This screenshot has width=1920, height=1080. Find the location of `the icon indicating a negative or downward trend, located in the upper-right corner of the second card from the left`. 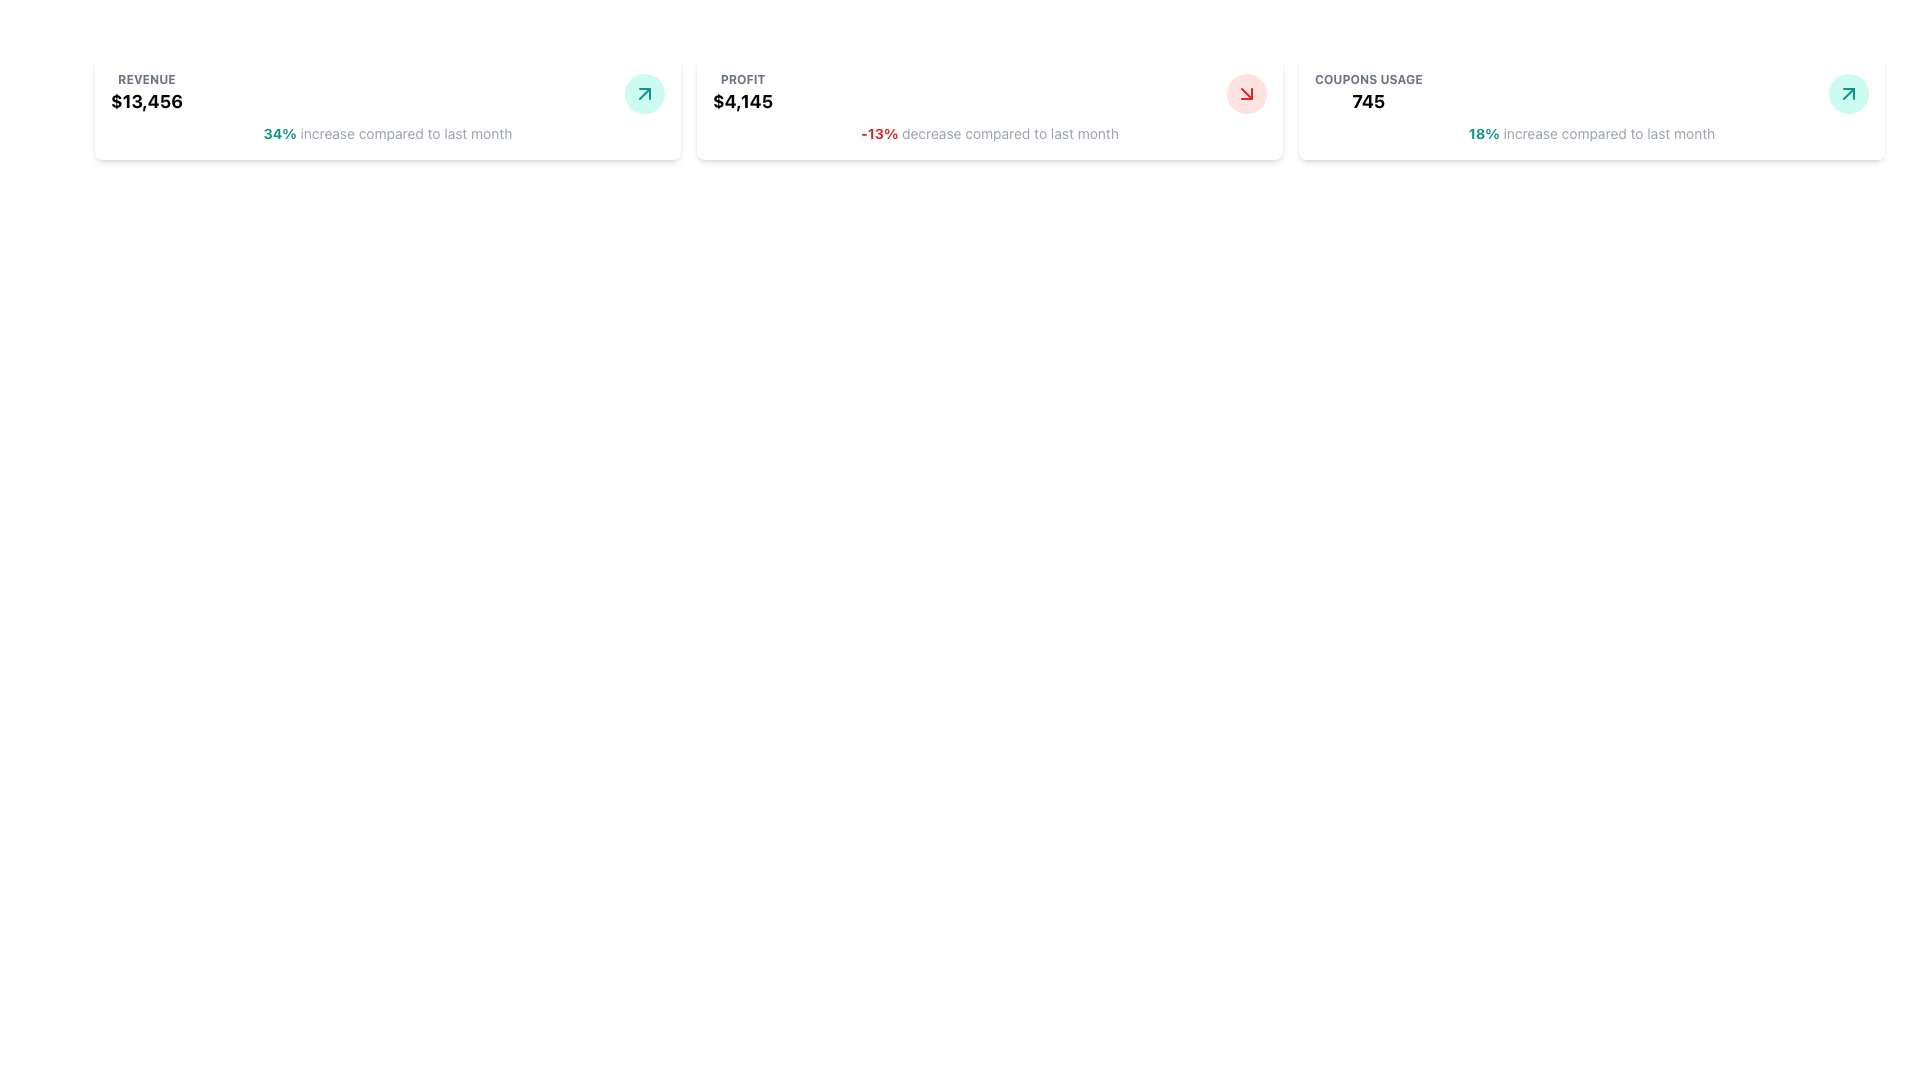

the icon indicating a negative or downward trend, located in the upper-right corner of the second card from the left is located at coordinates (1246, 93).